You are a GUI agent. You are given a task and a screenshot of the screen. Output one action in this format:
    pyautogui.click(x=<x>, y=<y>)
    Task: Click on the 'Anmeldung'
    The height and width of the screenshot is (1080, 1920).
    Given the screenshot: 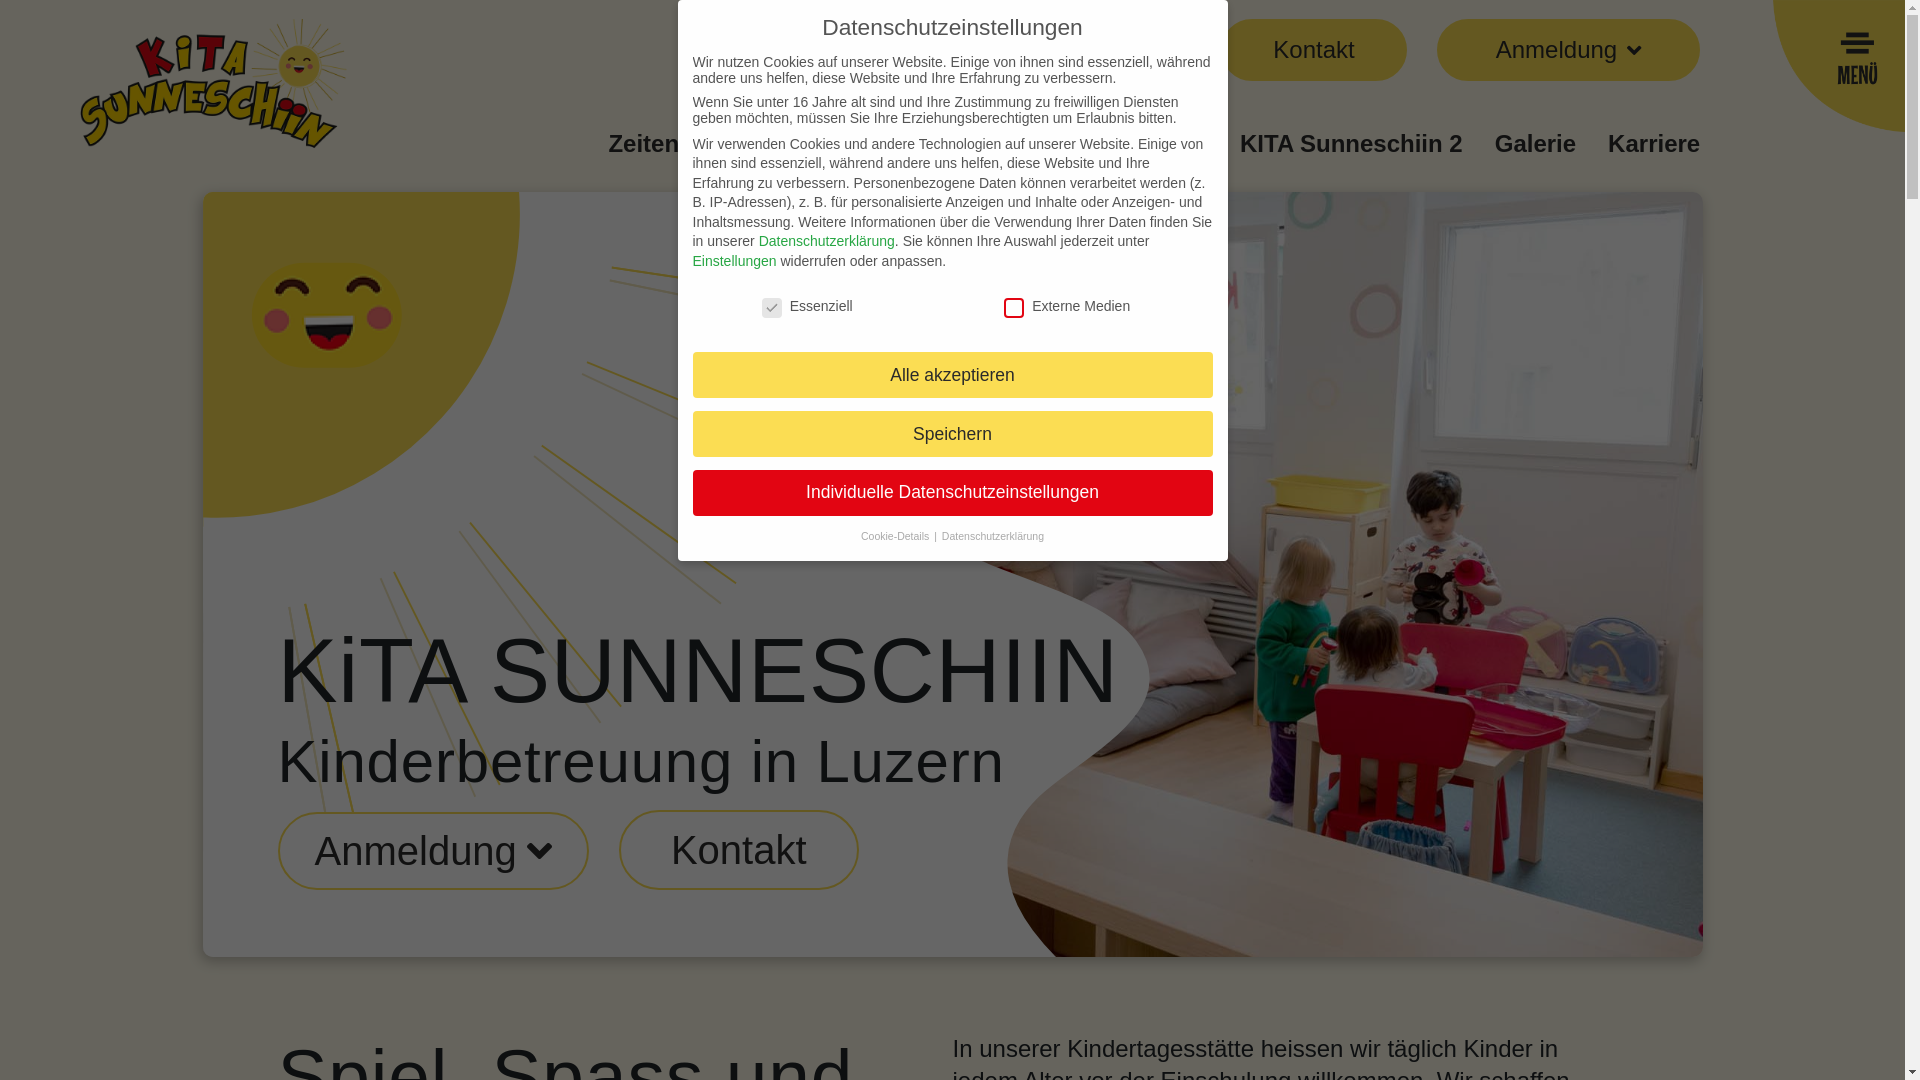 What is the action you would take?
    pyautogui.click(x=432, y=851)
    